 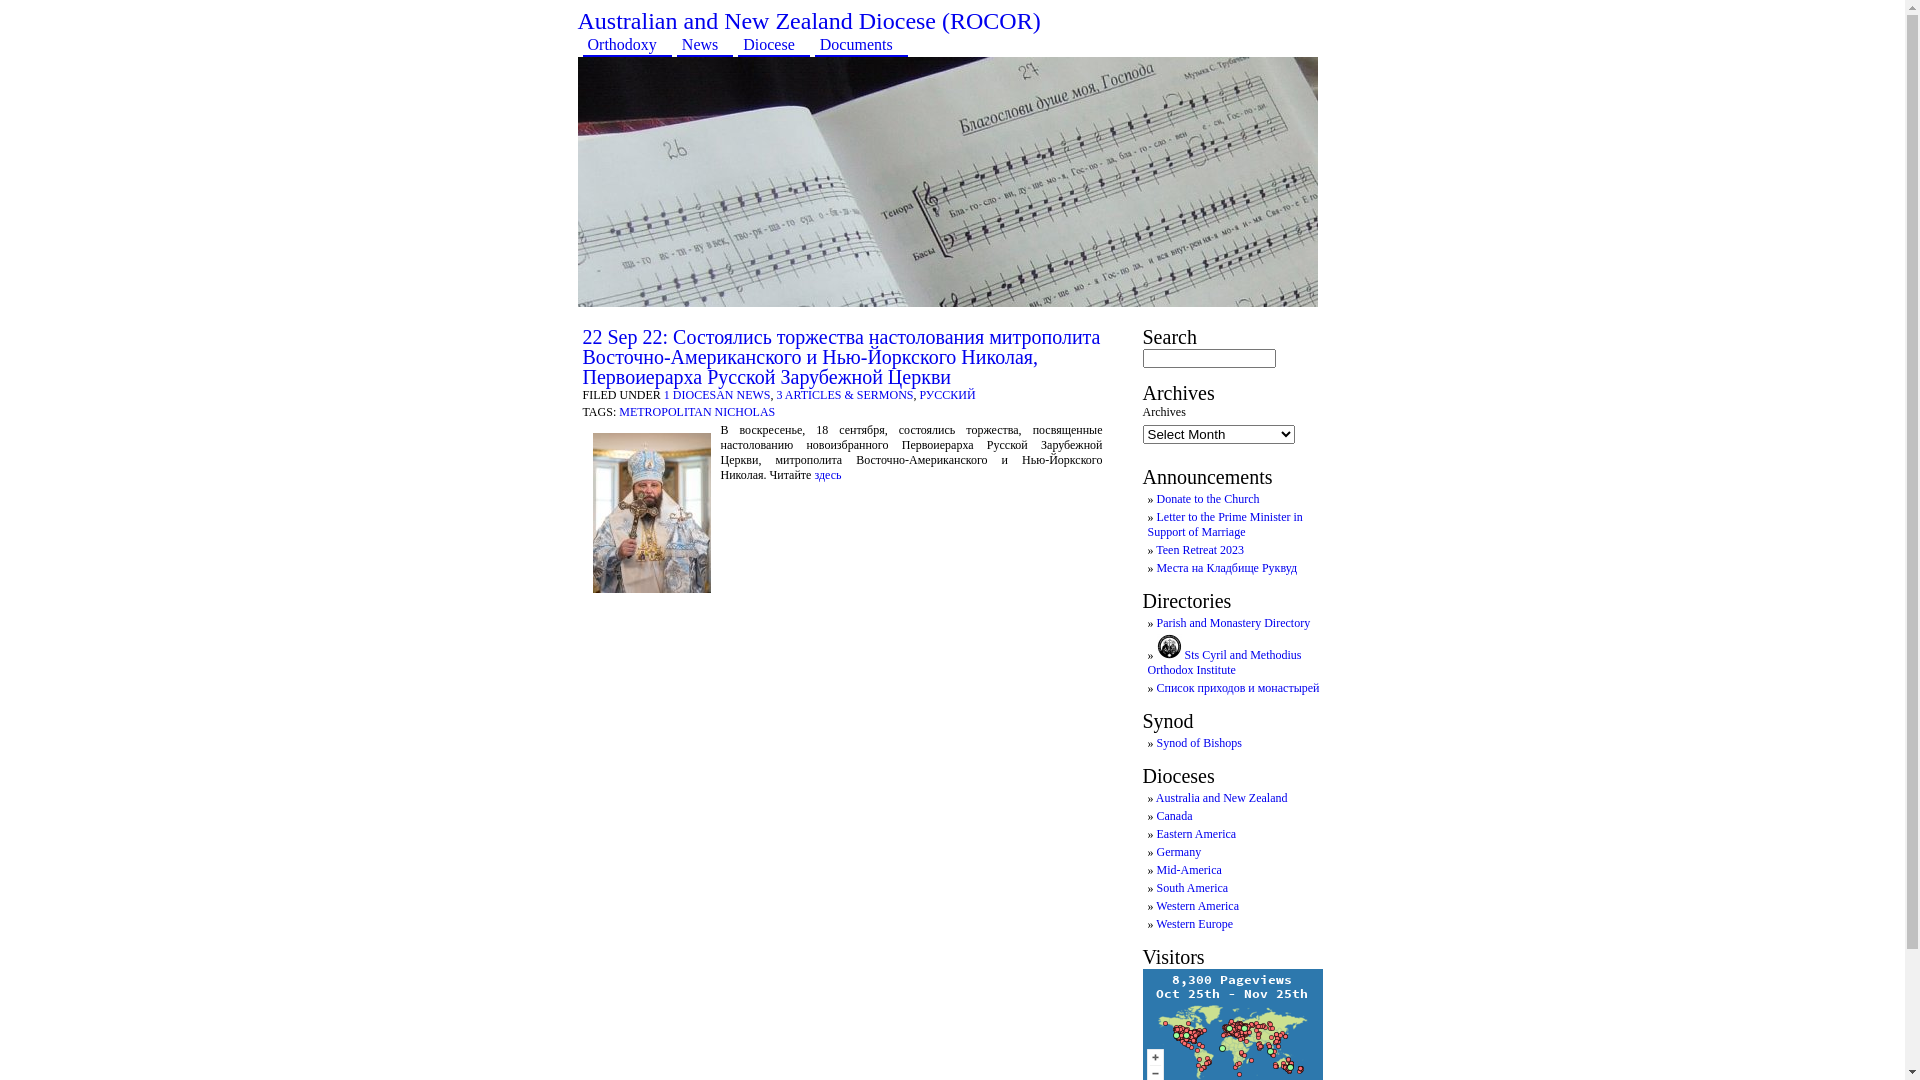 What do you see at coordinates (1156, 550) in the screenshot?
I see `'Teen Retreat 2023'` at bounding box center [1156, 550].